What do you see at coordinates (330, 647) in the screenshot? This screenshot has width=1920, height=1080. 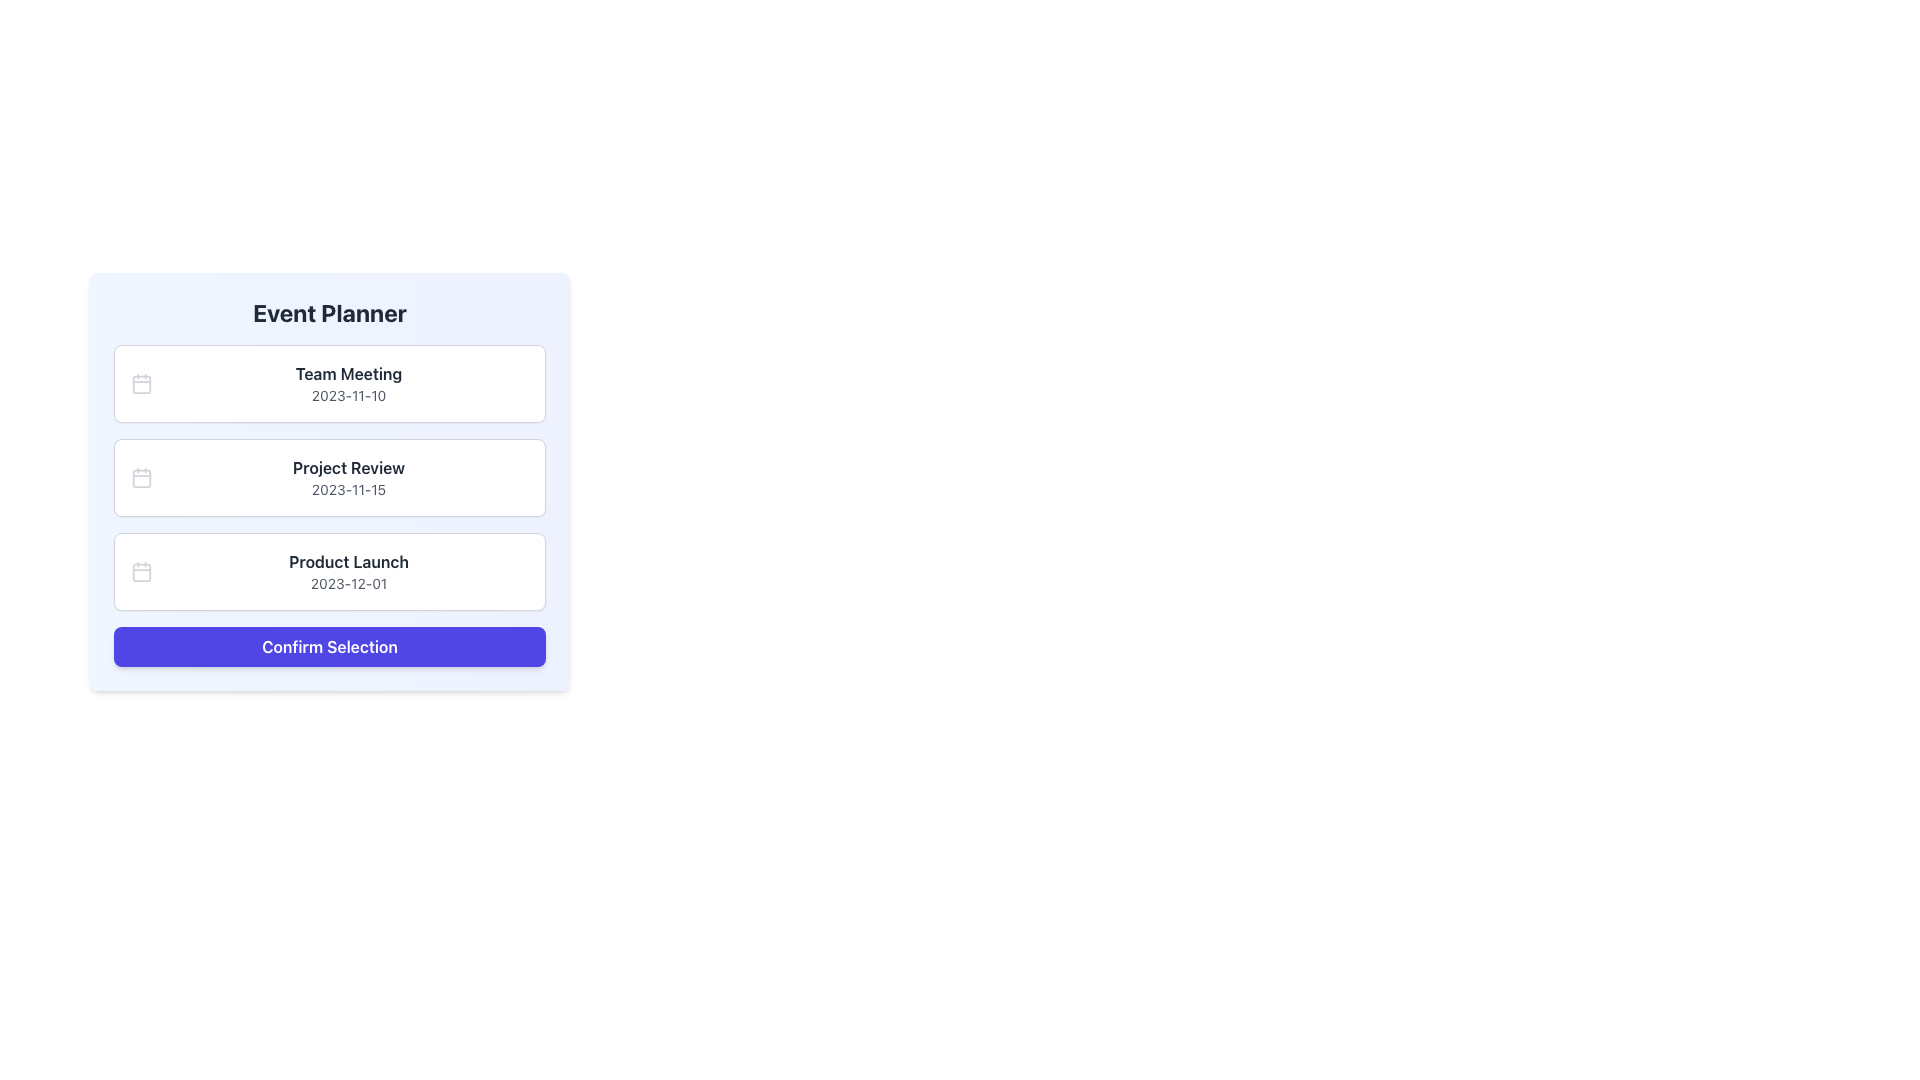 I see `the indigo 'Confirm Selection' button located at the bottom of the 'Event Planner' interface to confirm the selection` at bounding box center [330, 647].